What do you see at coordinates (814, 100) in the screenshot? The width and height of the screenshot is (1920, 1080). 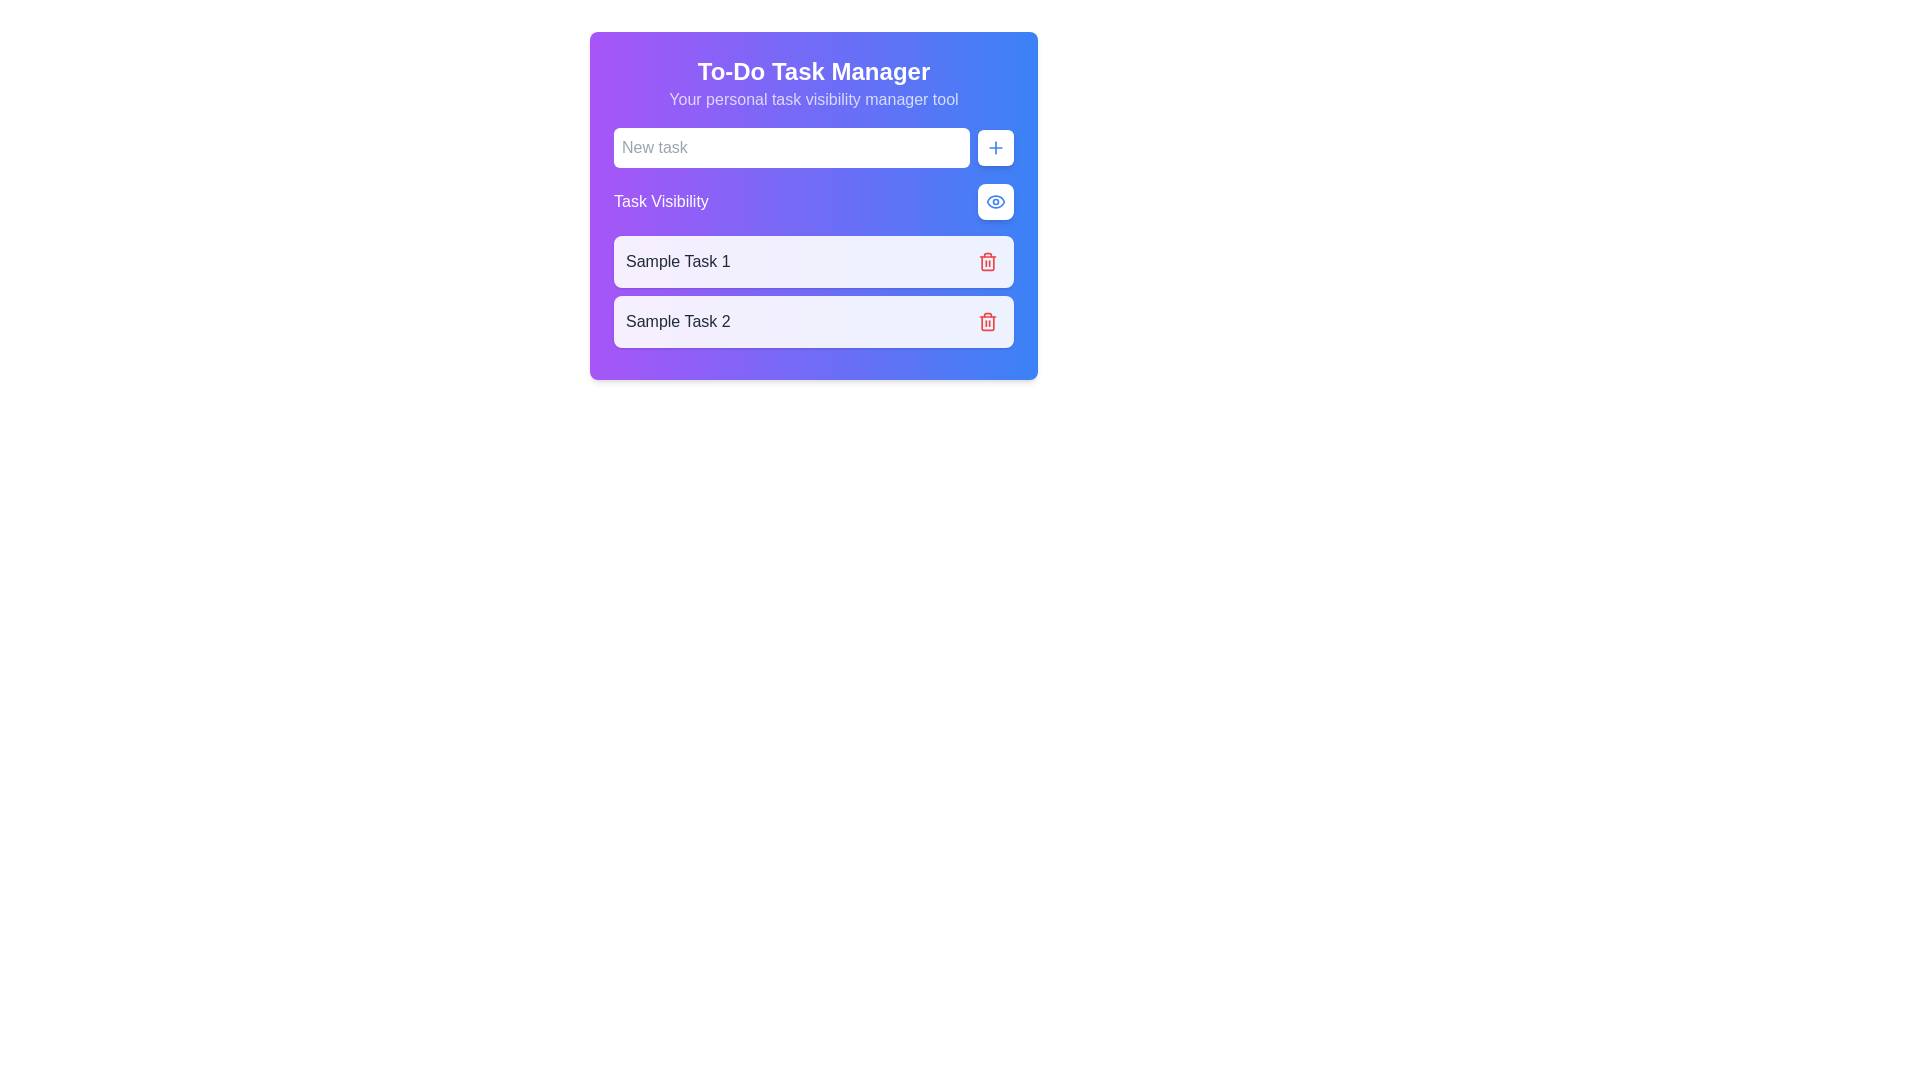 I see `the descriptive subtitle text label located below the title 'To-Do Task Manager' in the upper section of the main panel` at bounding box center [814, 100].